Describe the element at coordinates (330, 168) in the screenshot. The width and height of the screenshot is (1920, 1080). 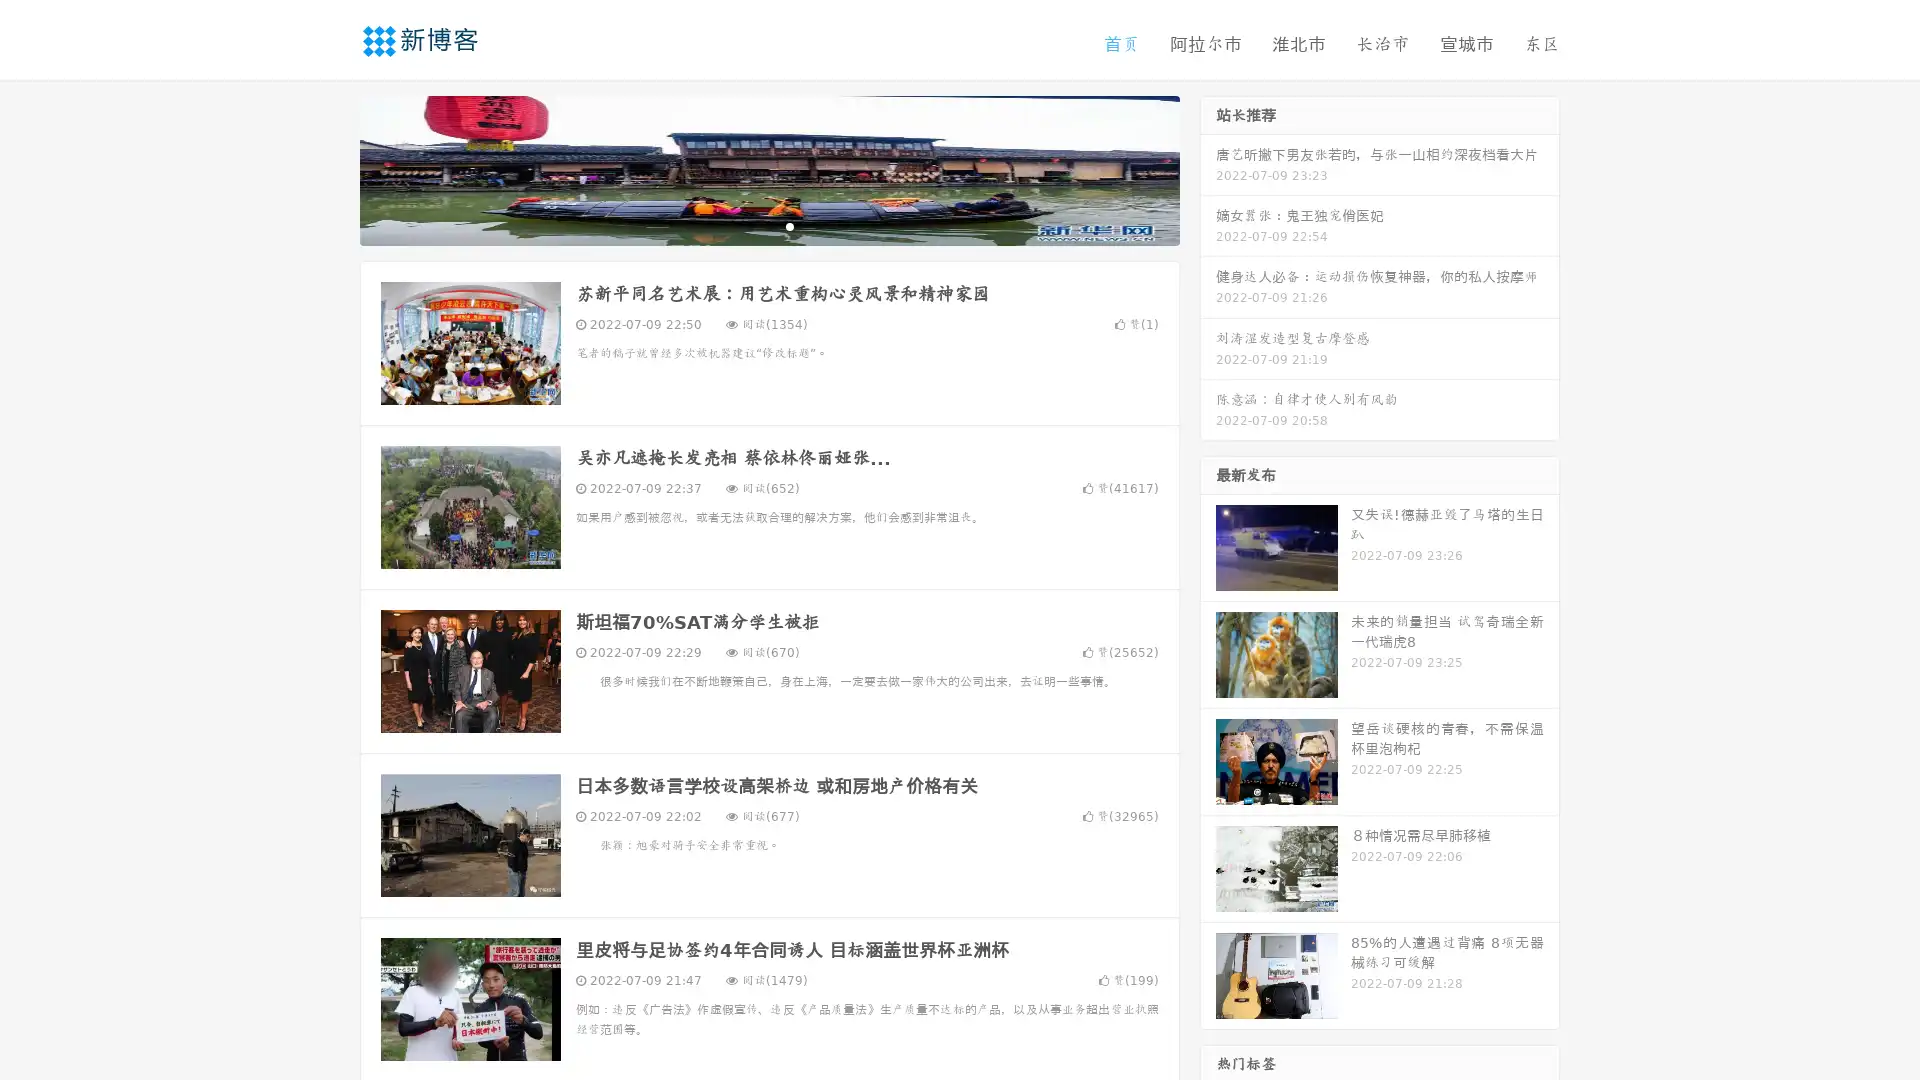
I see `Previous slide` at that location.